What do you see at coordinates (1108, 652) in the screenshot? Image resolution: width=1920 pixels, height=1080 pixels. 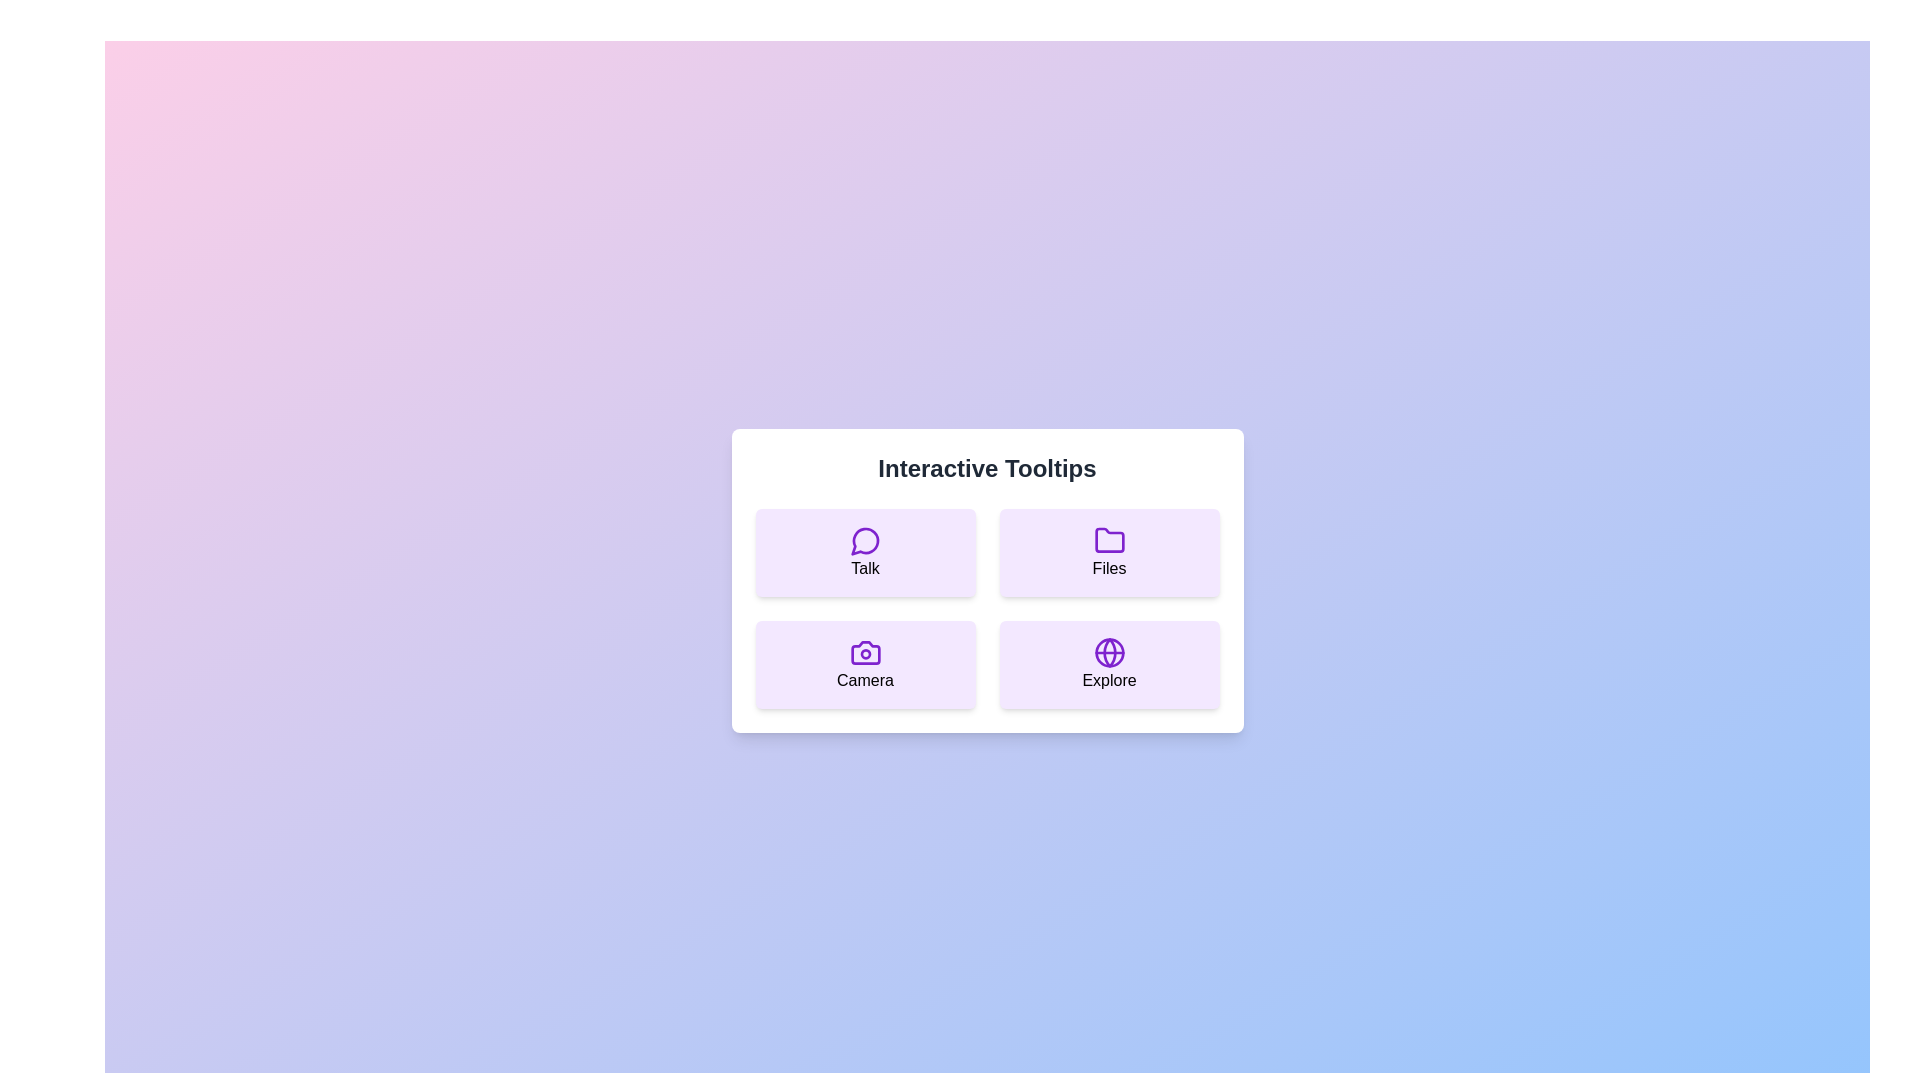 I see `the 'Explore' icon located in the bottom-right corner of the grid layout, which symbolizes global exploration functionality` at bounding box center [1108, 652].